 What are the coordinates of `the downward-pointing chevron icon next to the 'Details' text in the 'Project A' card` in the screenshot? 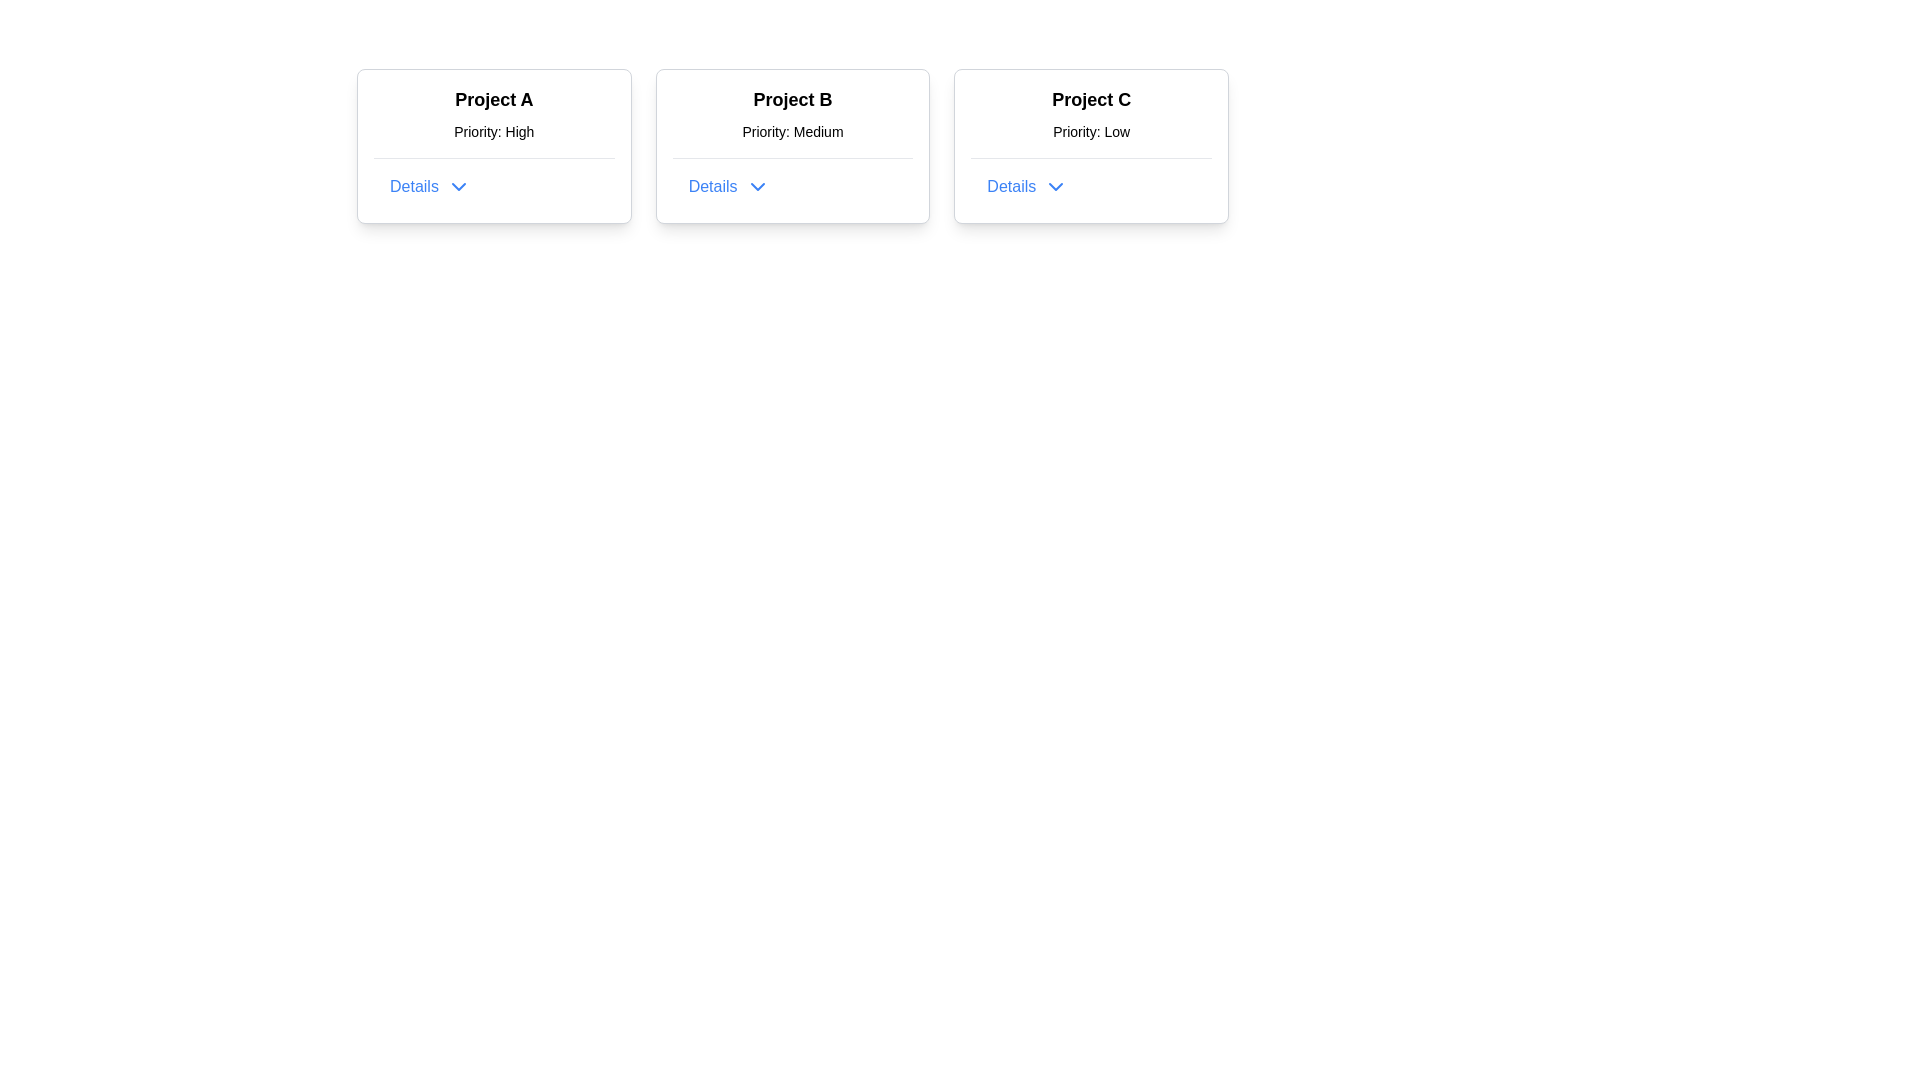 It's located at (457, 186).